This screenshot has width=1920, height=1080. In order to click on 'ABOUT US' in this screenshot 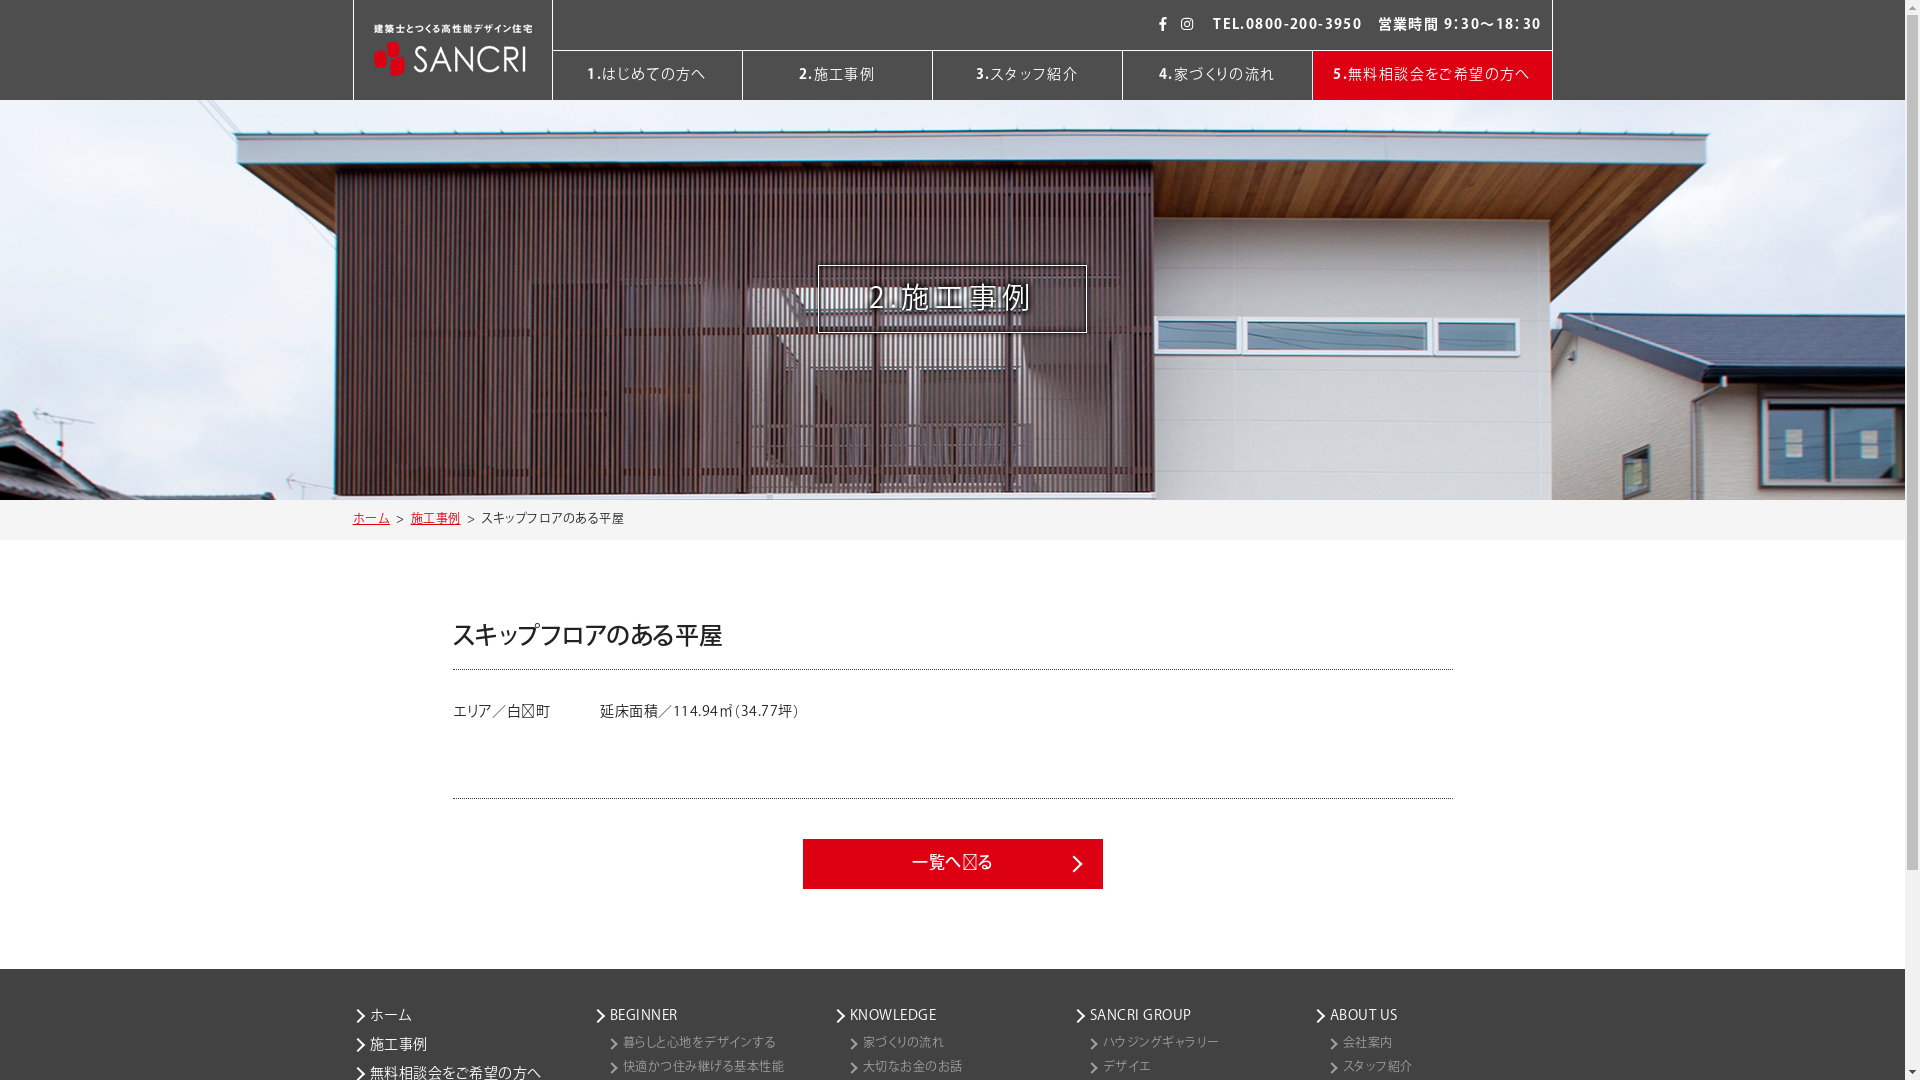, I will do `click(1430, 1015)`.